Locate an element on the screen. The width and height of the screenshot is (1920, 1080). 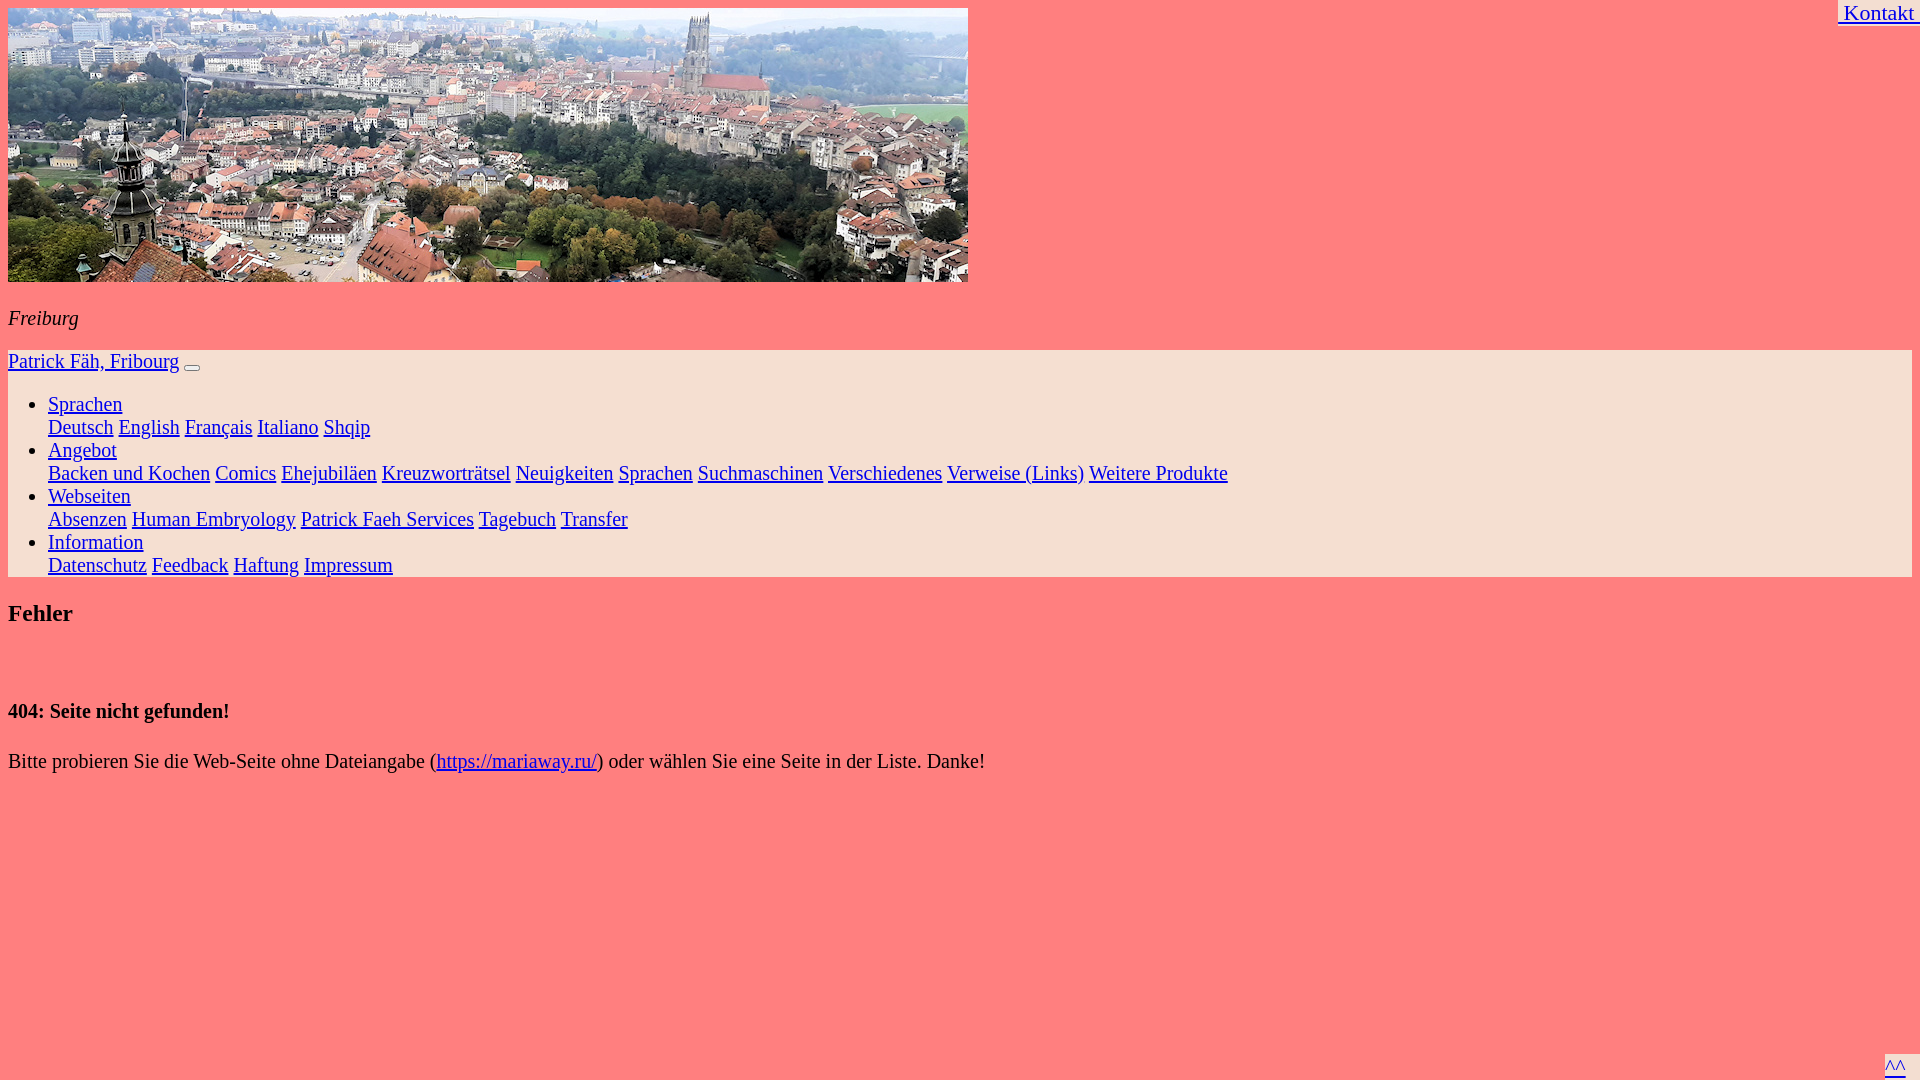
'Sprachen' is located at coordinates (654, 473).